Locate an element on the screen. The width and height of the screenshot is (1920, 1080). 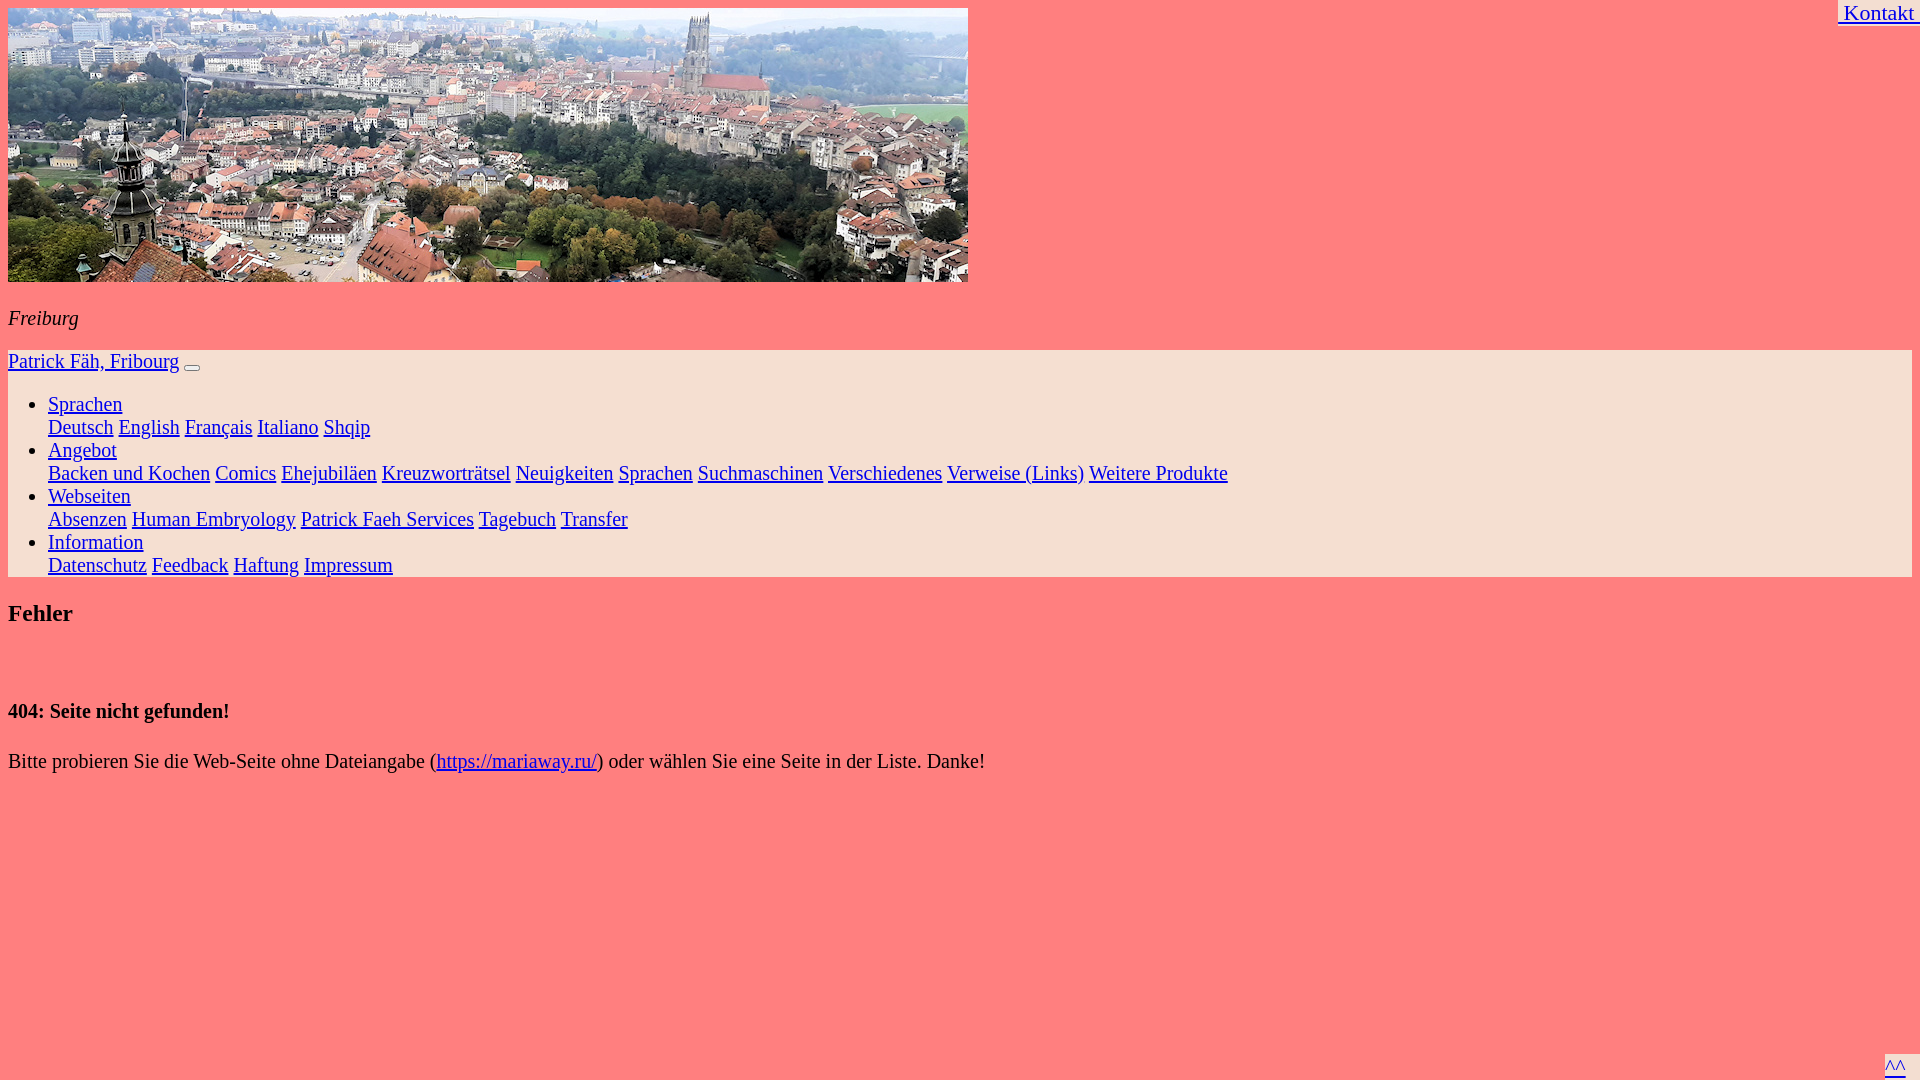
'Sprachen' is located at coordinates (654, 473).